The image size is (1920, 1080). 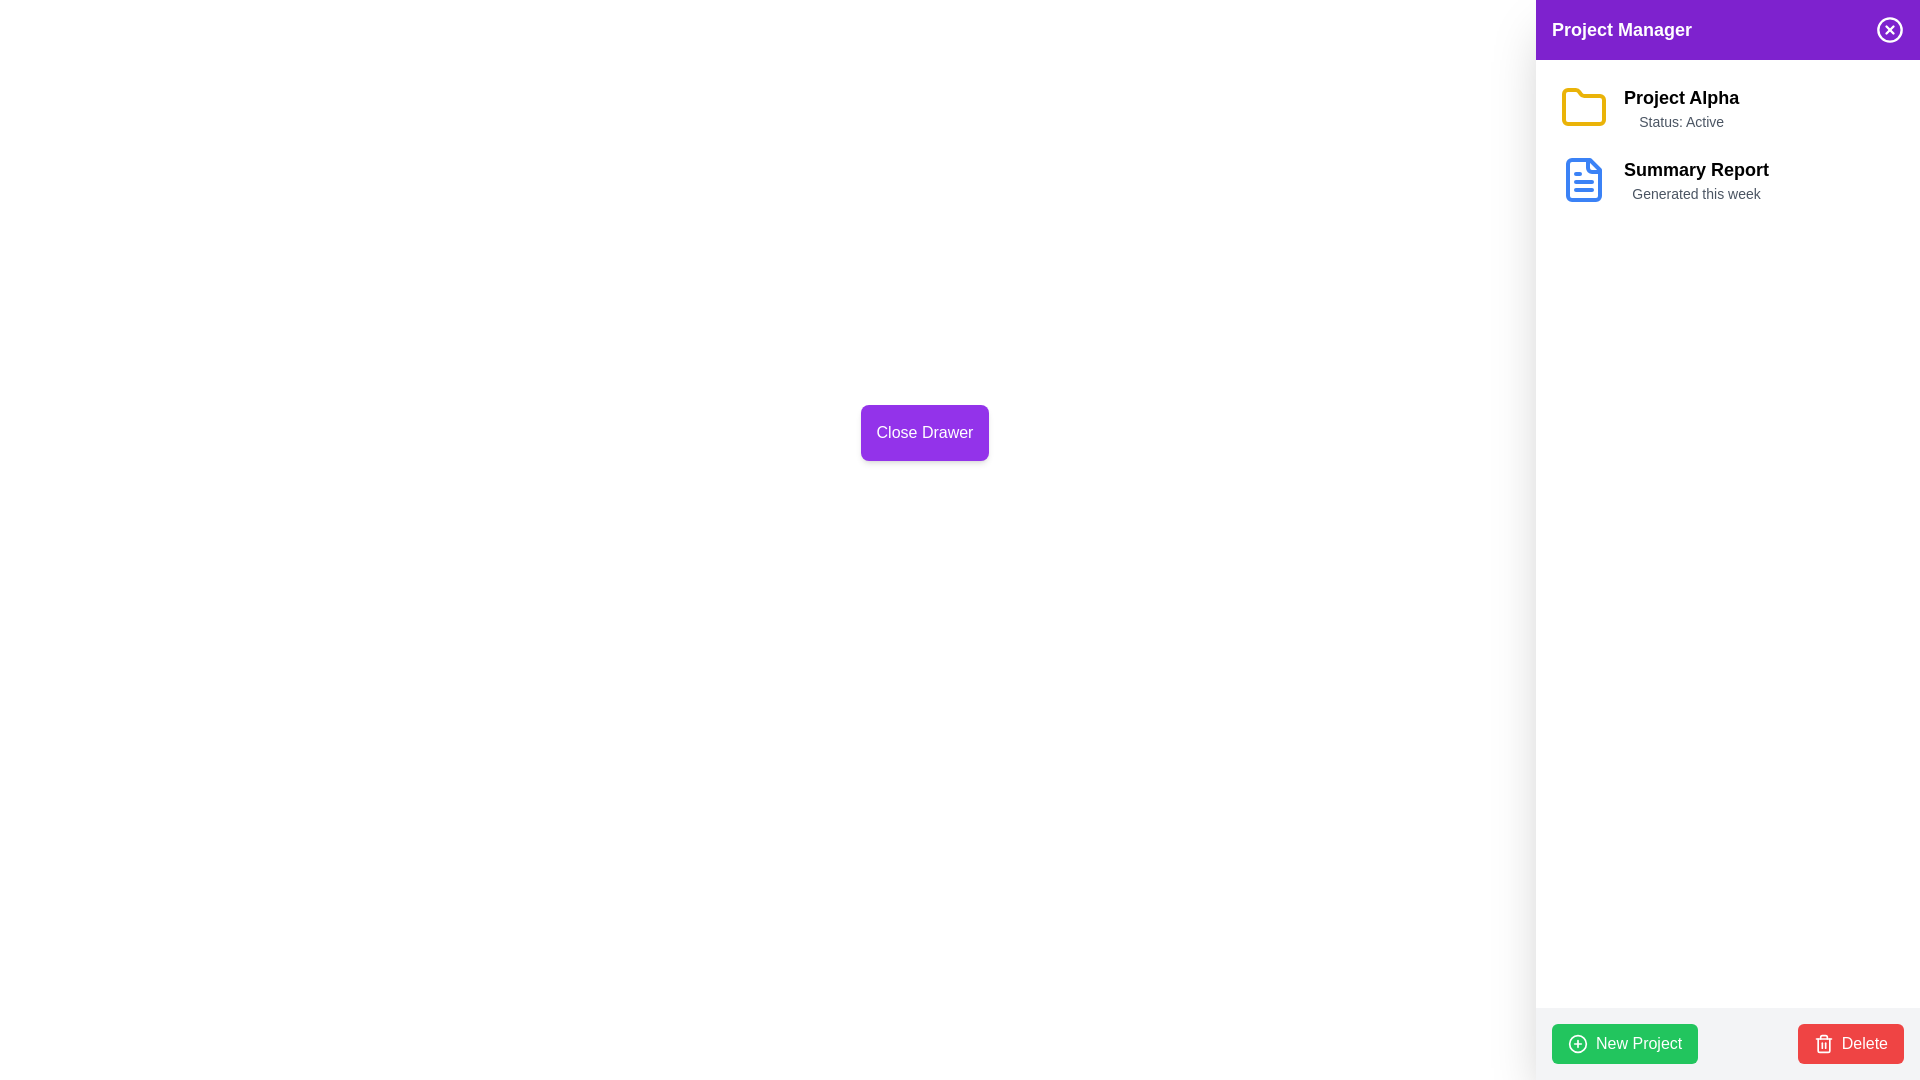 What do you see at coordinates (1680, 122) in the screenshot?
I see `the text label displaying 'Status: Active', which is located below the bold text 'Project Alpha' in the 'Project Manager' right sidebar` at bounding box center [1680, 122].